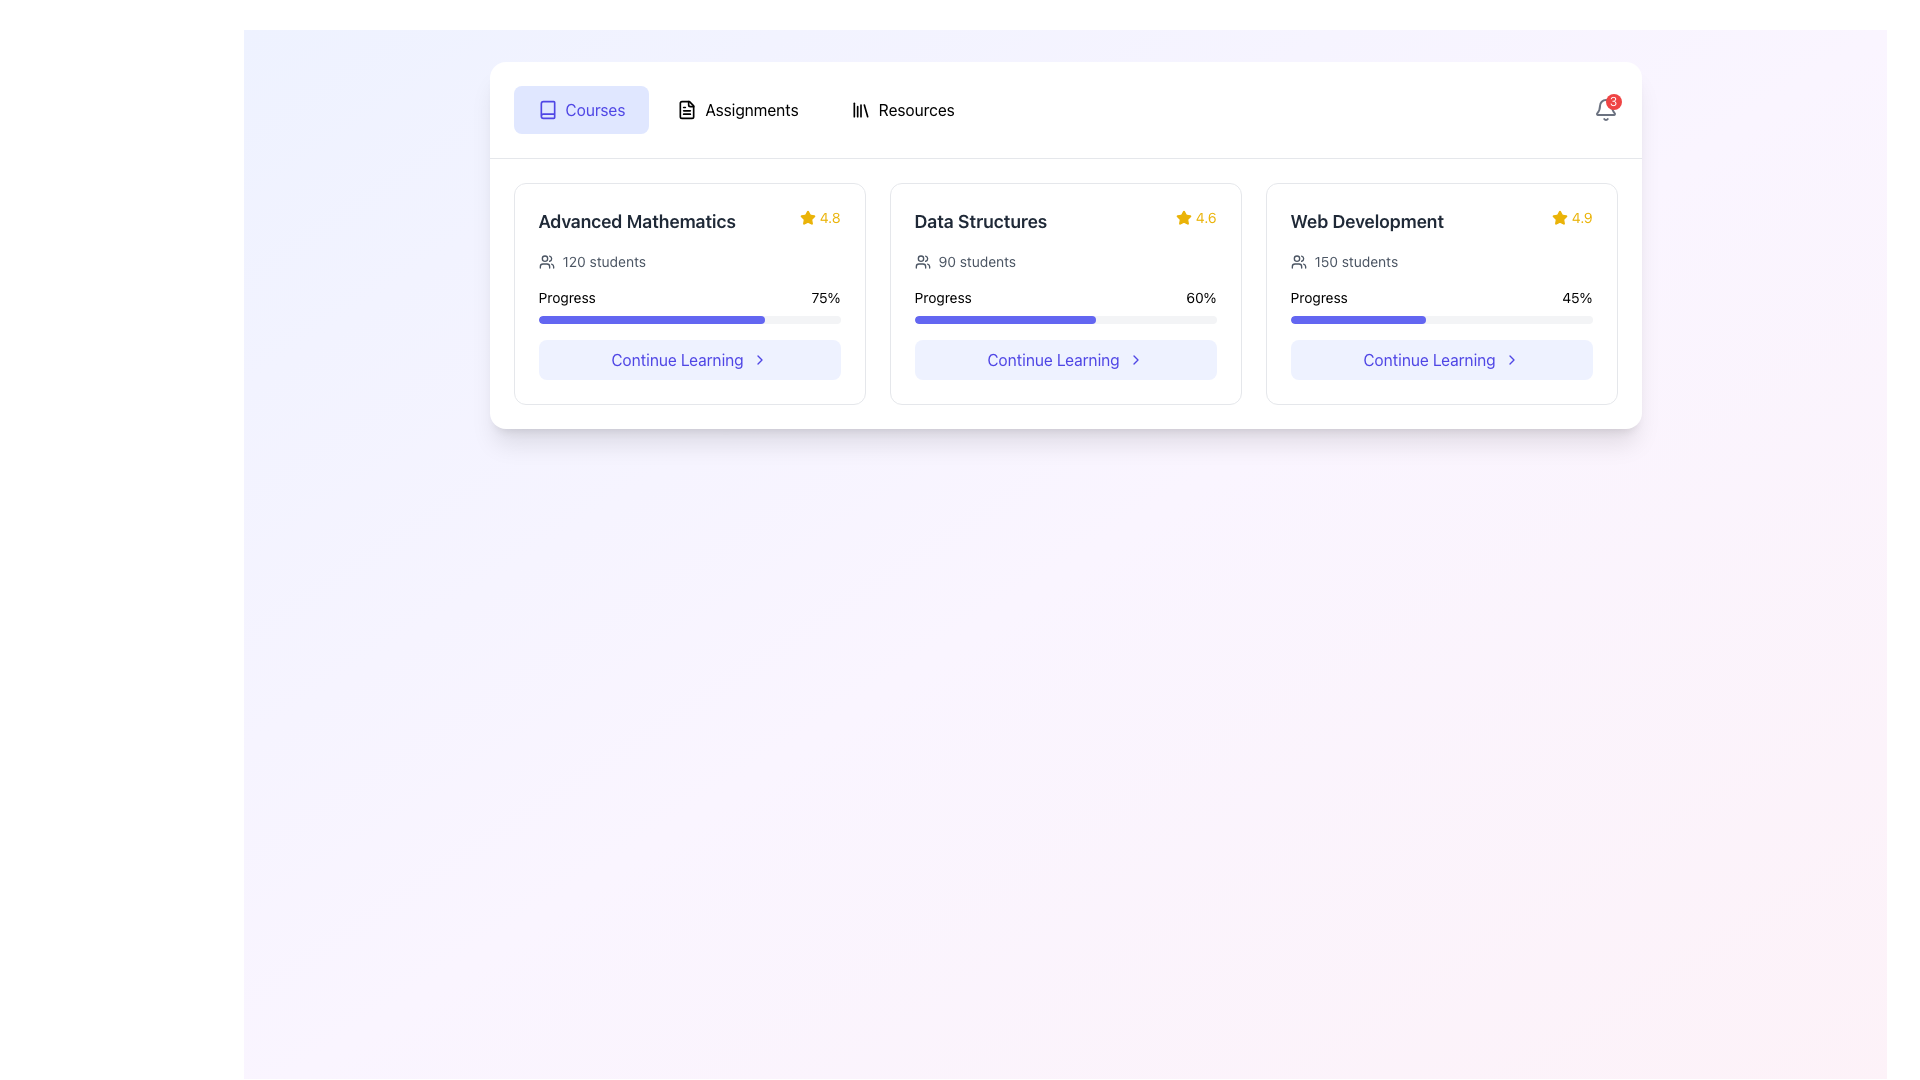 This screenshot has width=1920, height=1080. What do you see at coordinates (689, 358) in the screenshot?
I see `the button located at the bottom of the 'Advanced Mathematics' card to proceed with learning activities` at bounding box center [689, 358].